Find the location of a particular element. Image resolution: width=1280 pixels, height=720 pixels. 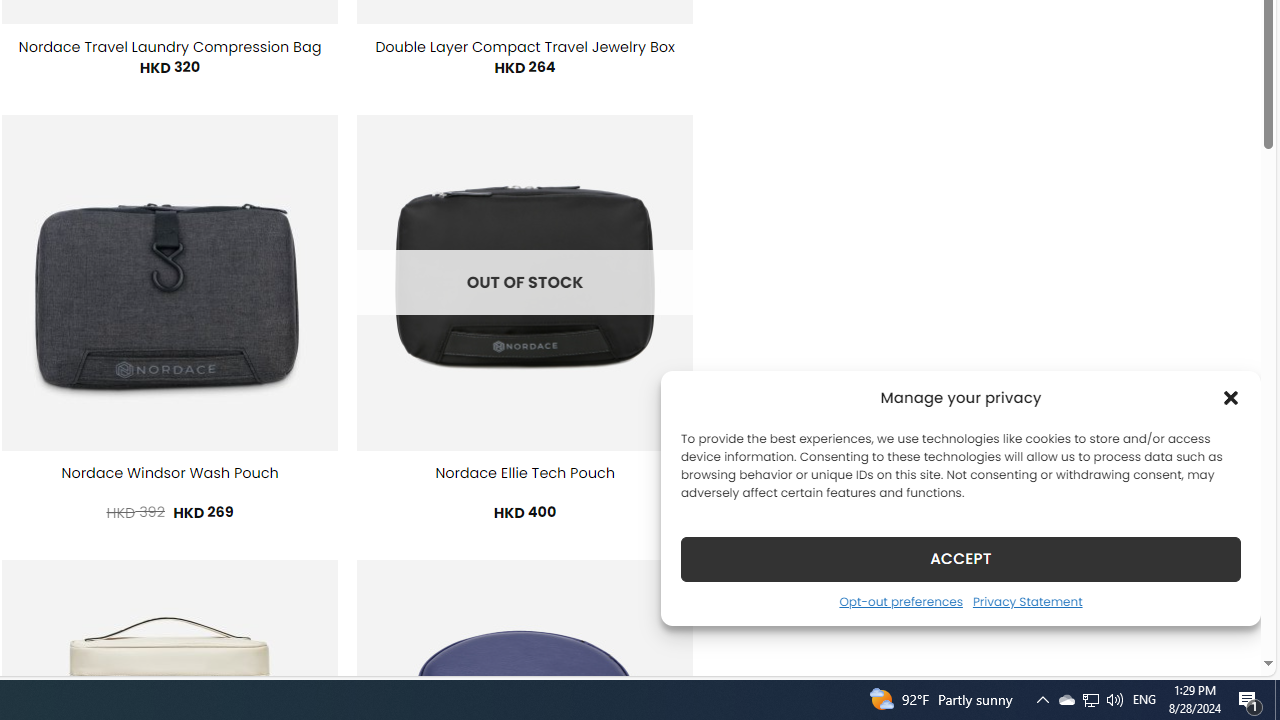

'Opt-out preferences' is located at coordinates (899, 600).